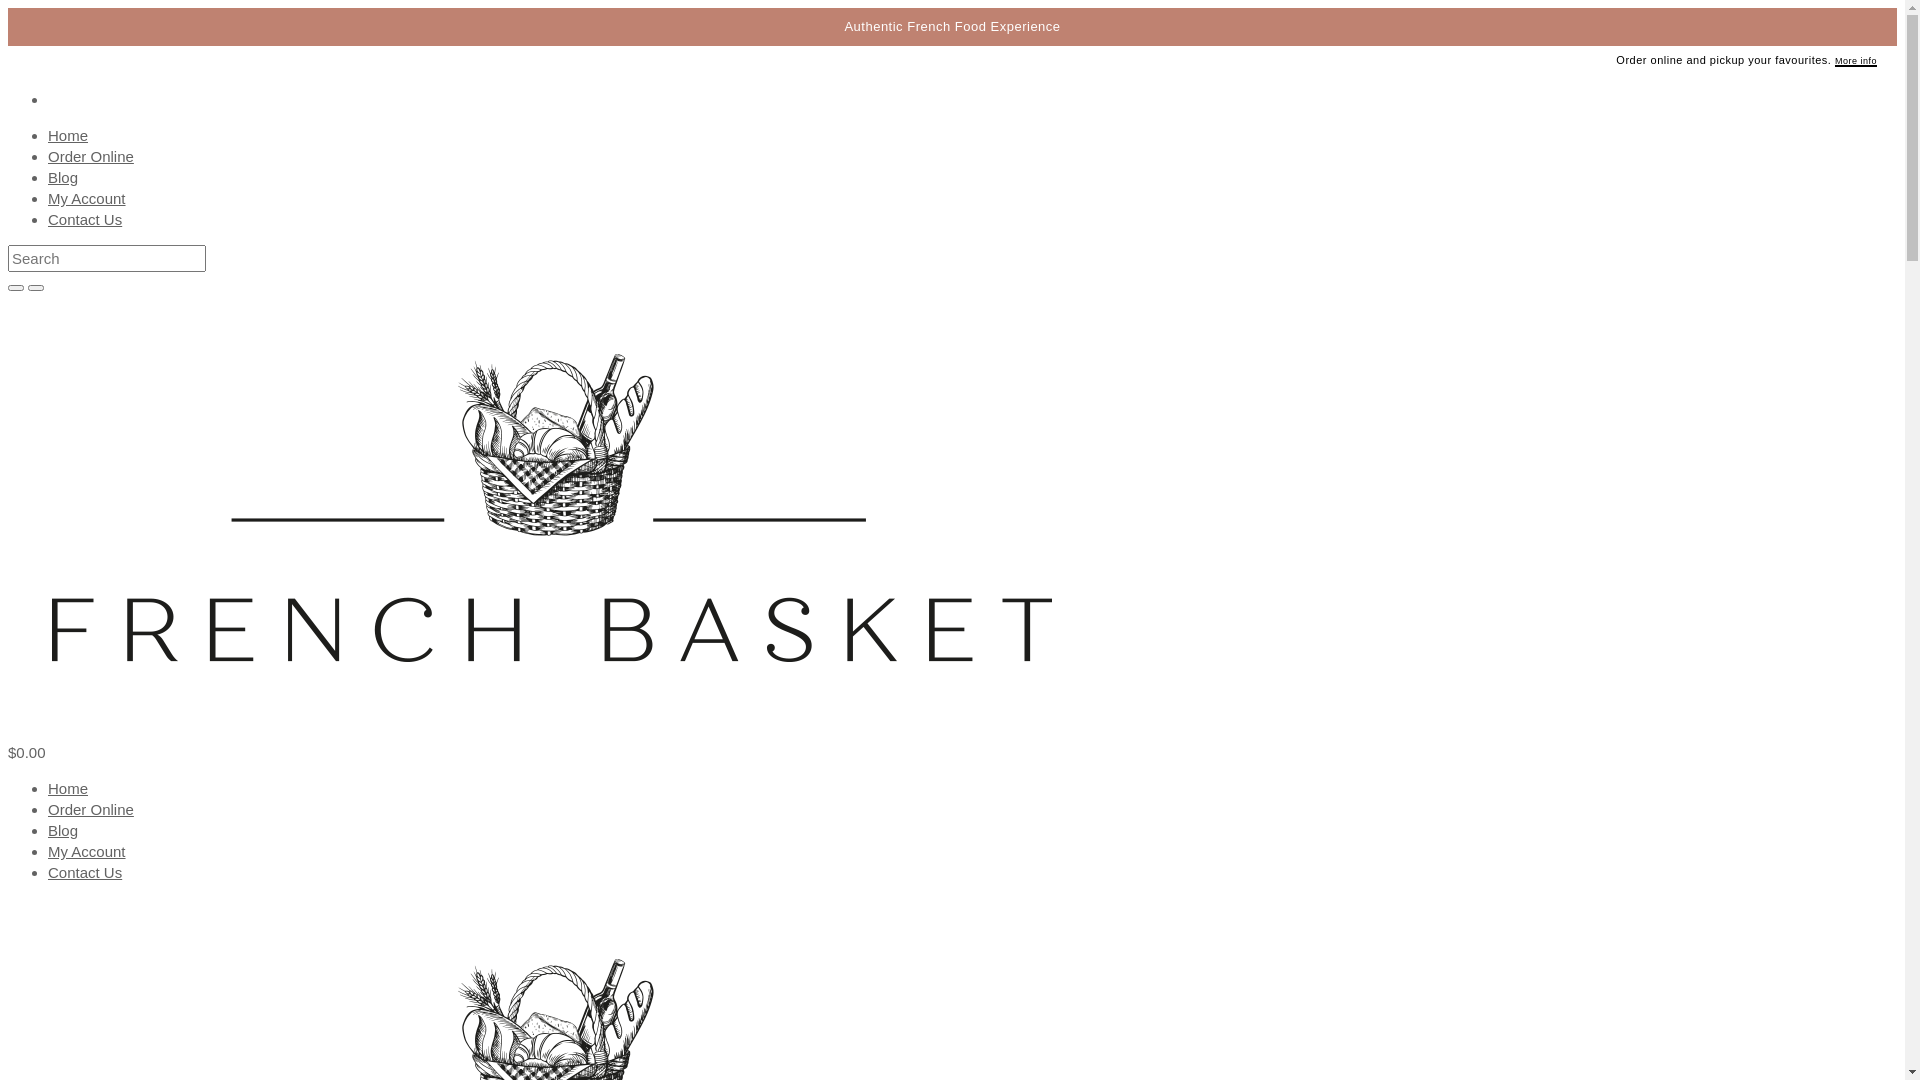 The height and width of the screenshot is (1080, 1920). What do you see at coordinates (48, 871) in the screenshot?
I see `'Contact Us'` at bounding box center [48, 871].